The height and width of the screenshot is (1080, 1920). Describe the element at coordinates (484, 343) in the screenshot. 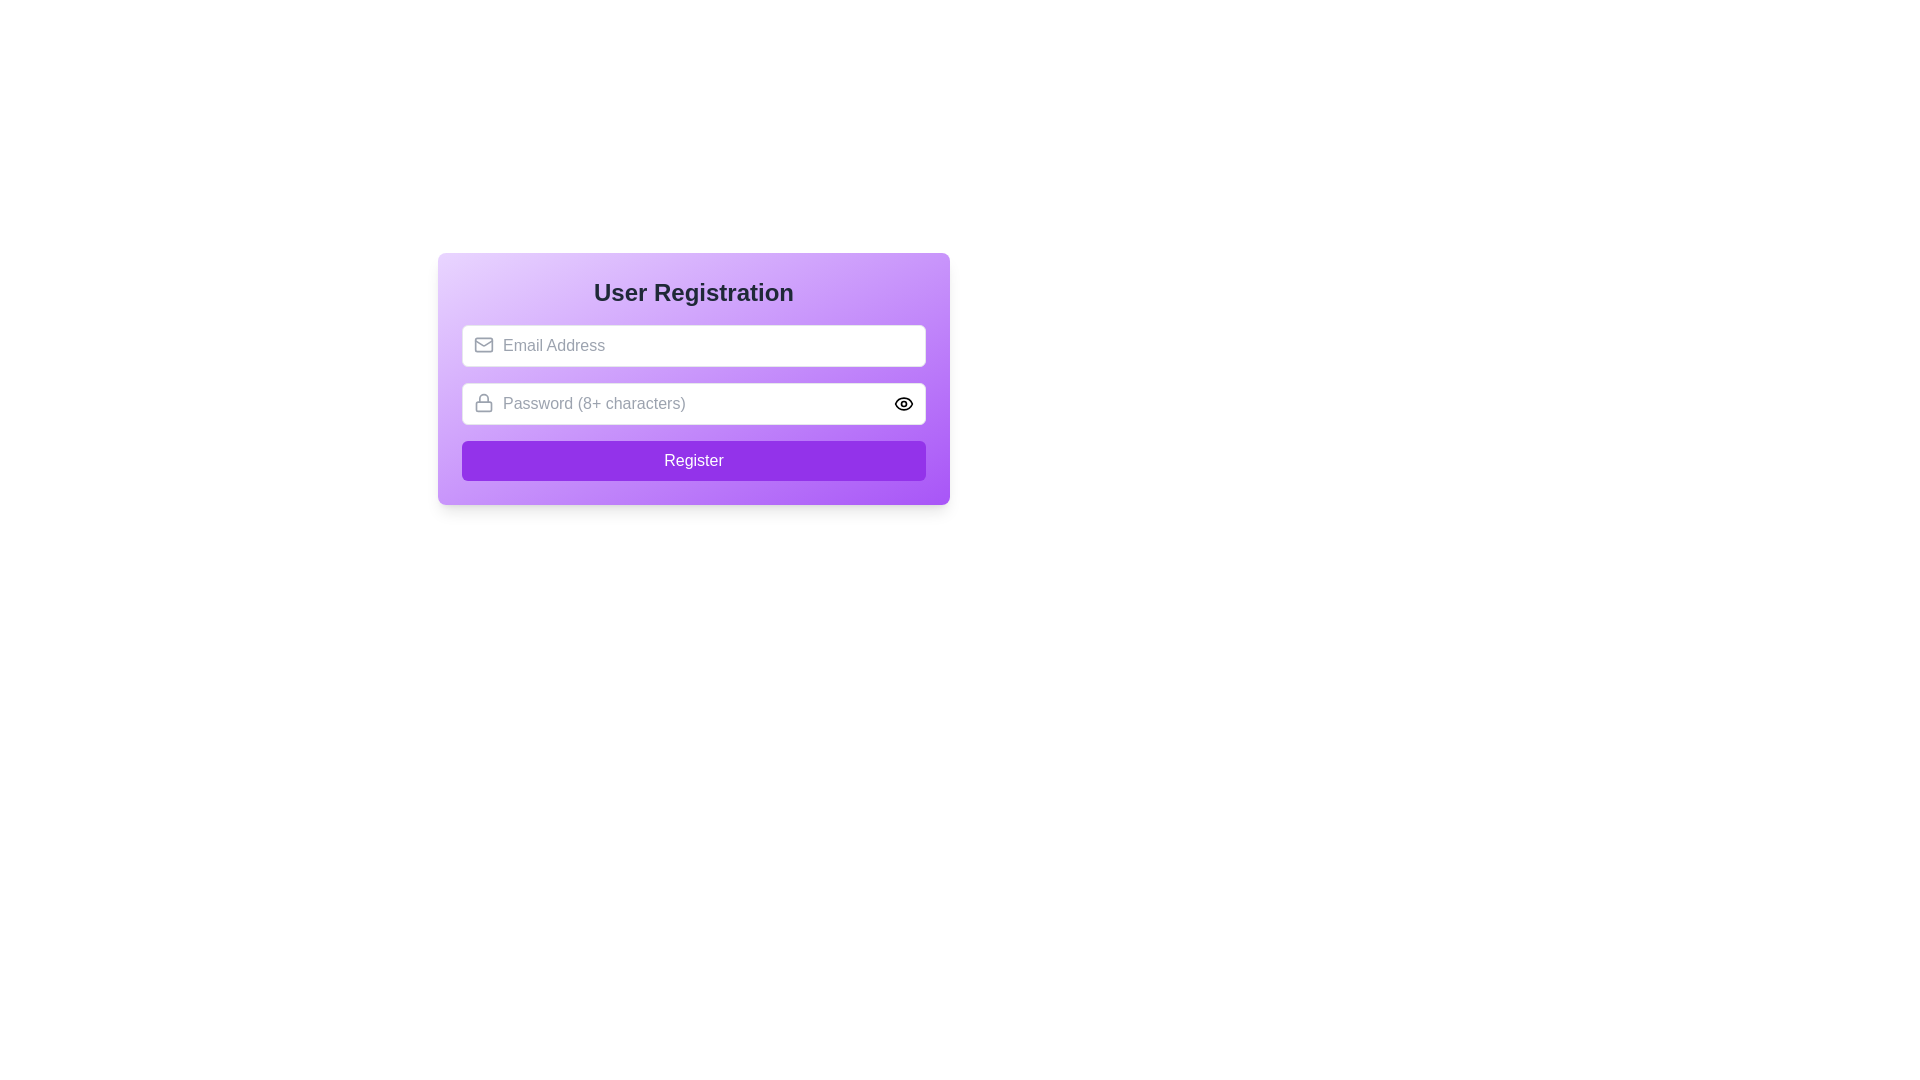

I see `the envelope-shaped icon associated with email in the registration form, located at the left edge of the email input field` at that location.